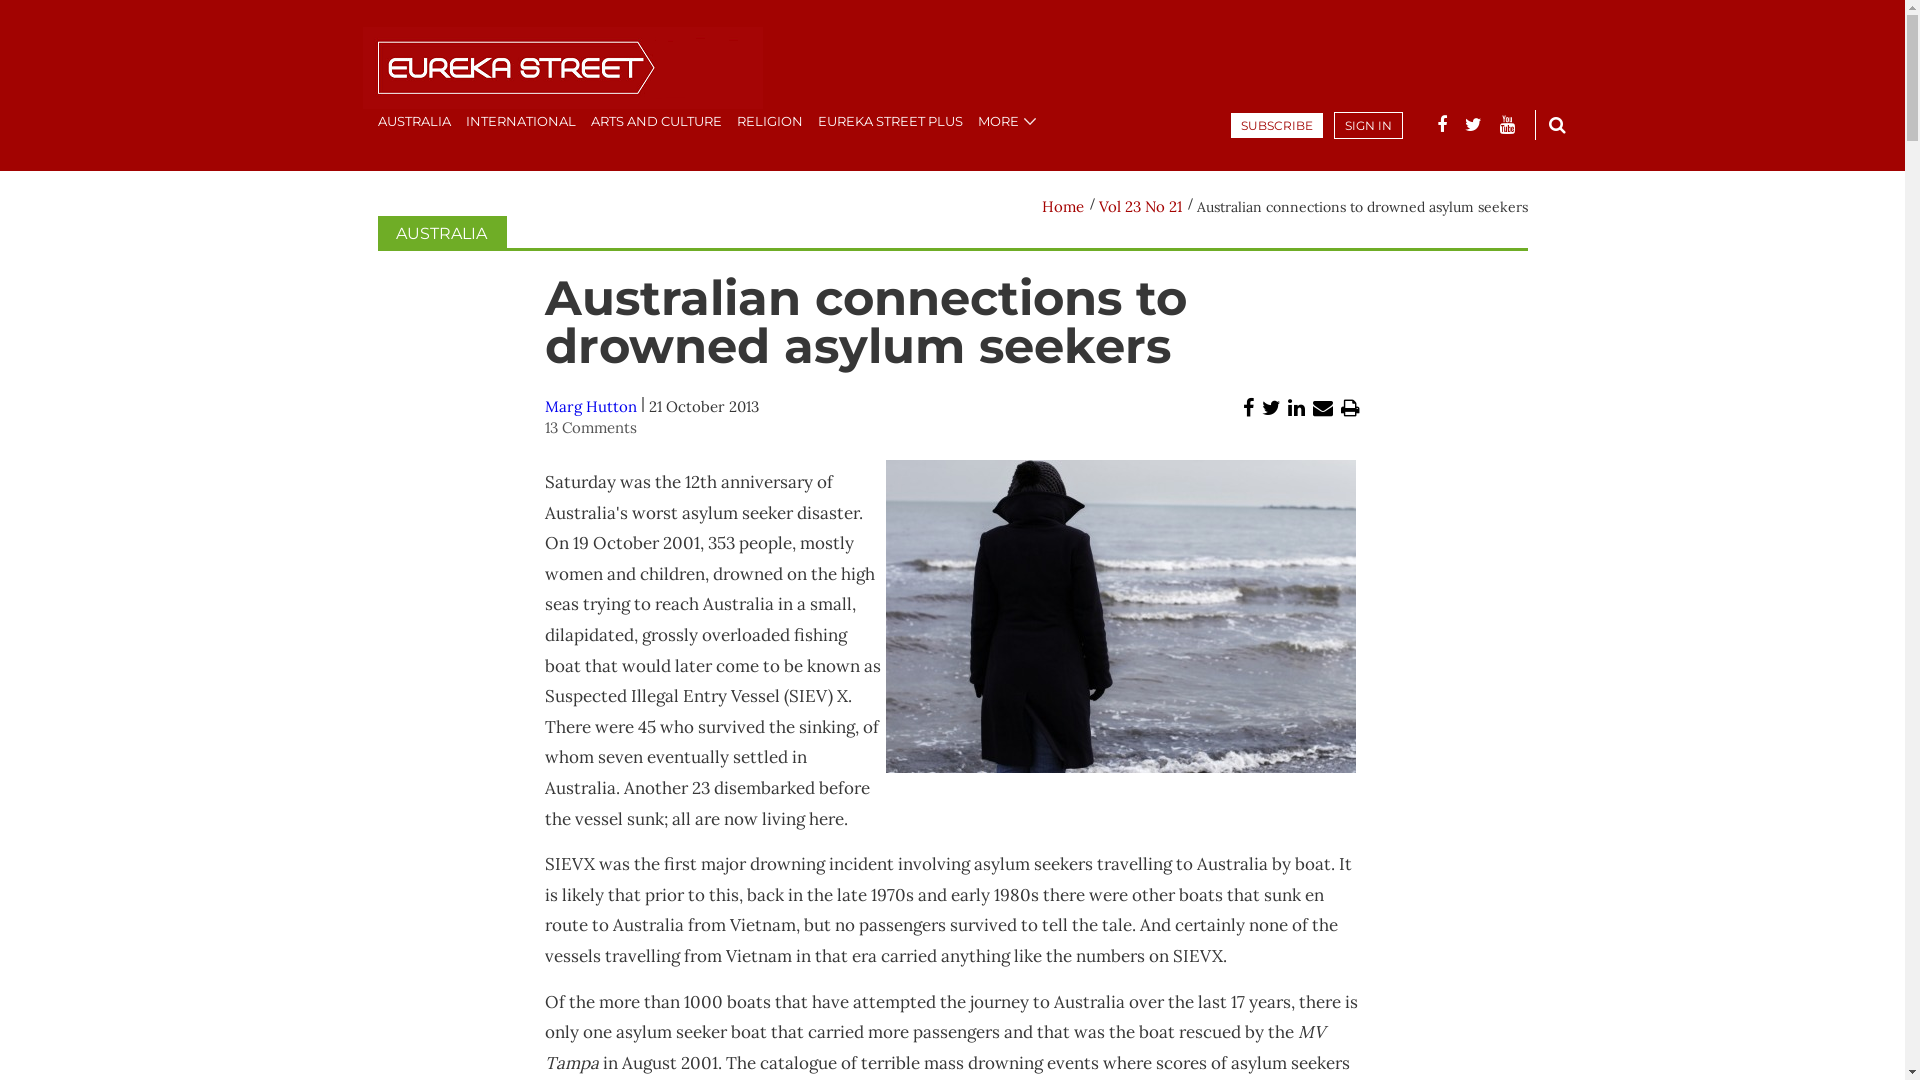 This screenshot has width=1920, height=1080. Describe the element at coordinates (589, 405) in the screenshot. I see `'Marg Hutton'` at that location.